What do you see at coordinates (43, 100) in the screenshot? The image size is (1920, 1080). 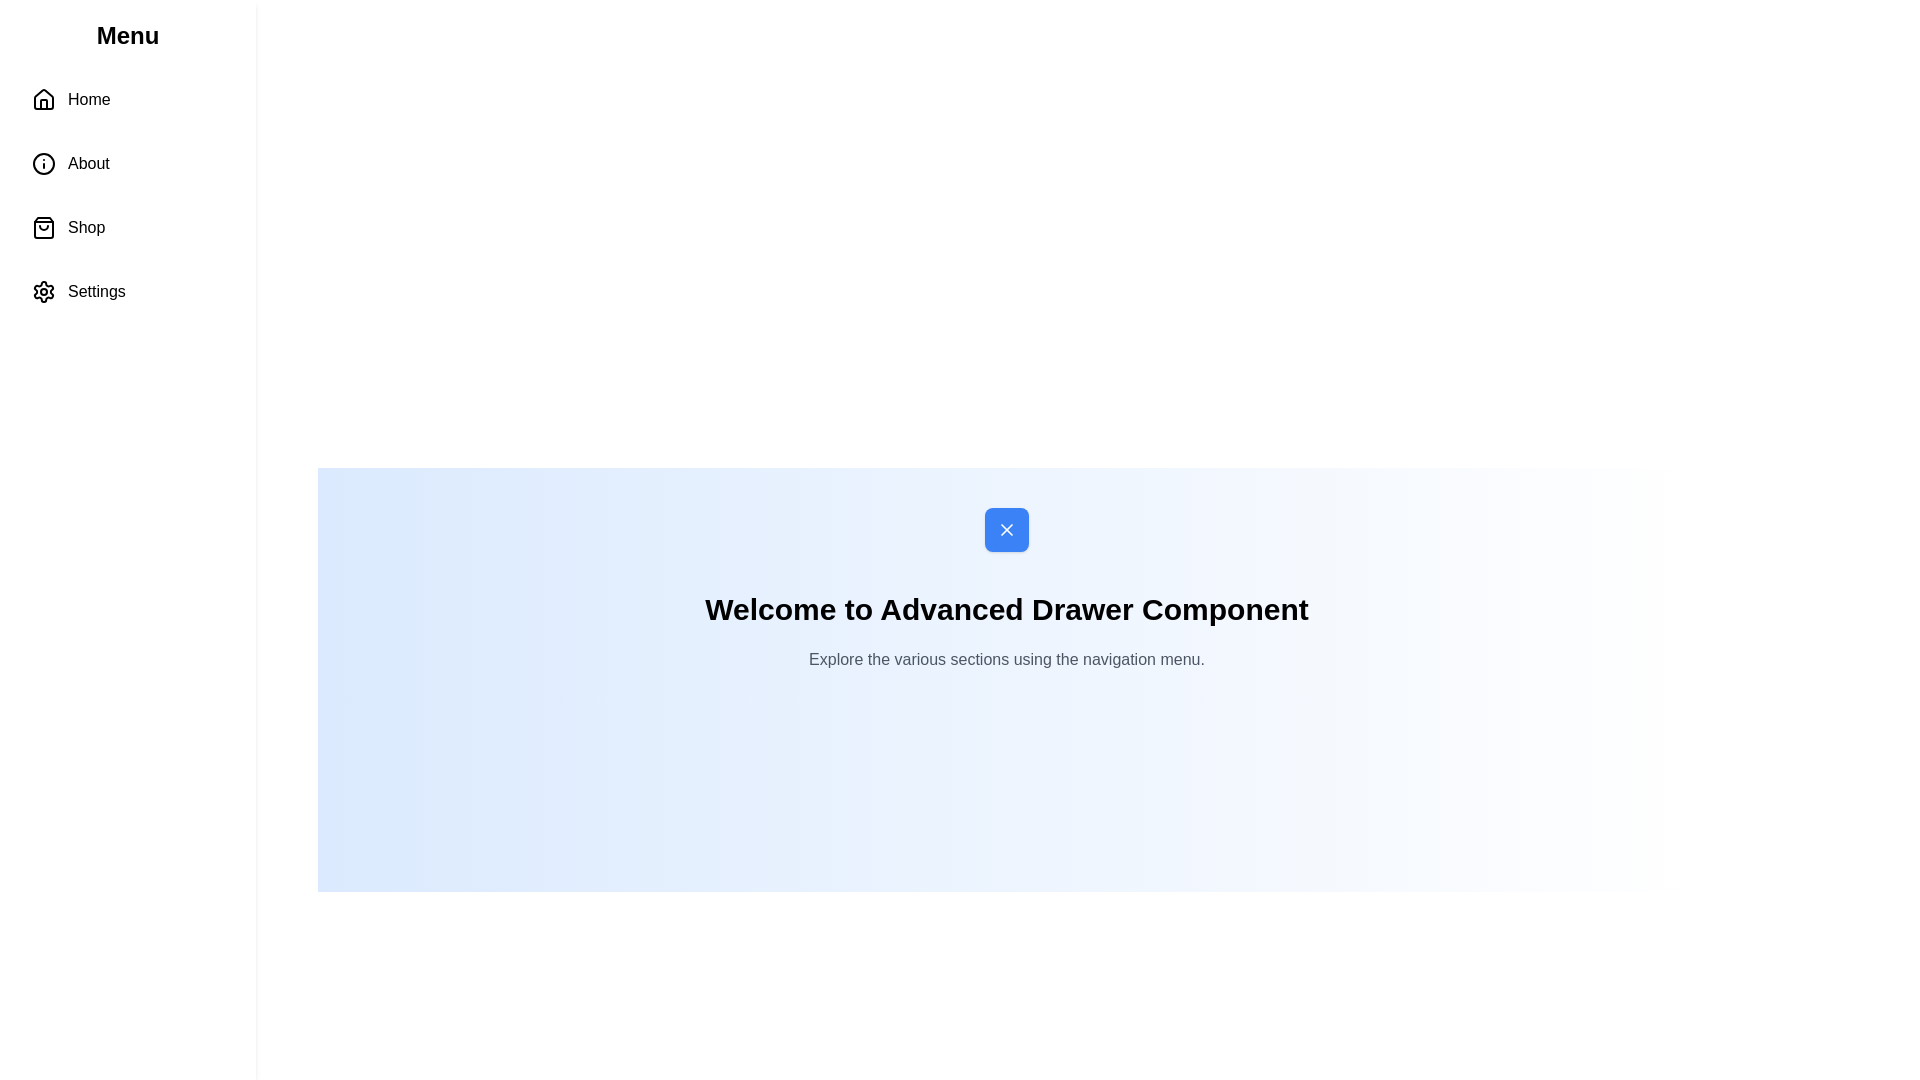 I see `the house-shaped icon in the 'Home' menu of the vertical navigation bar, which is the leftmost component next to the text 'Home'` at bounding box center [43, 100].